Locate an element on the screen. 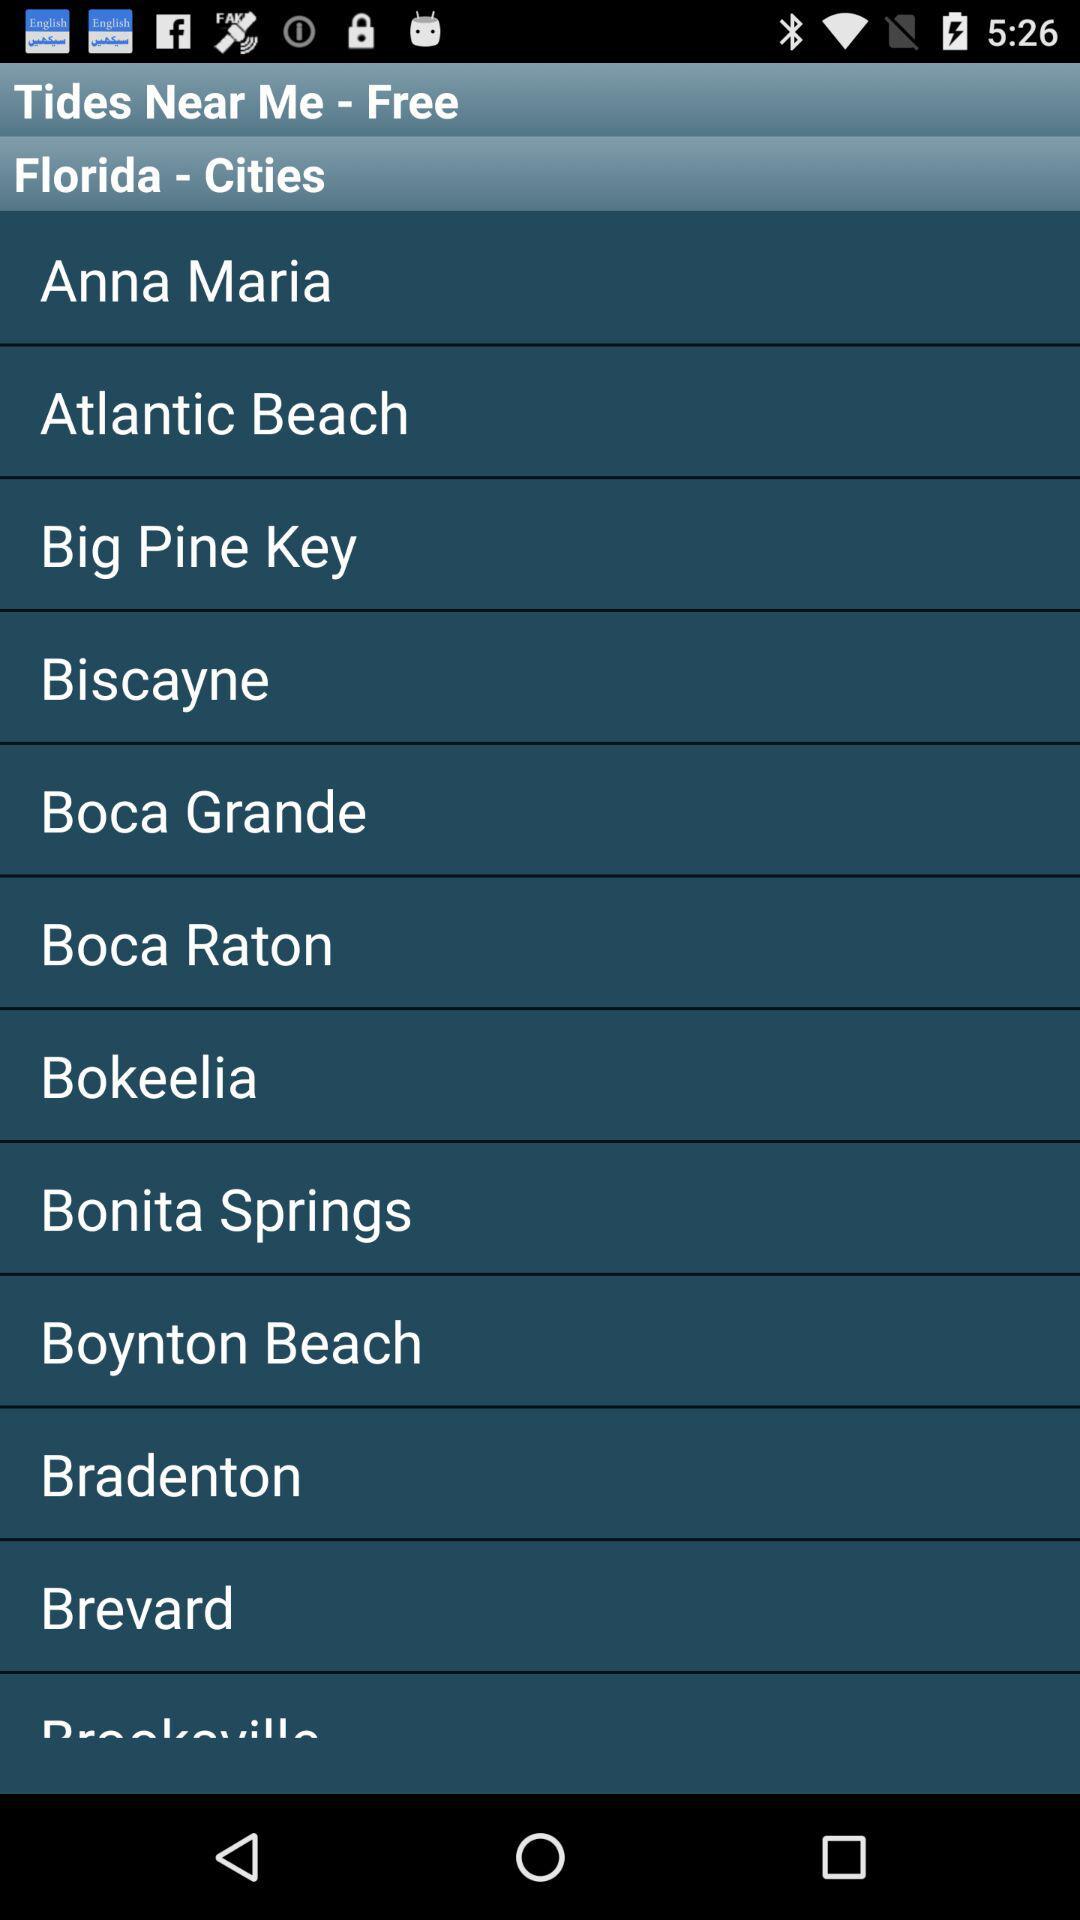 The height and width of the screenshot is (1920, 1080). the atlantic beach is located at coordinates (540, 410).